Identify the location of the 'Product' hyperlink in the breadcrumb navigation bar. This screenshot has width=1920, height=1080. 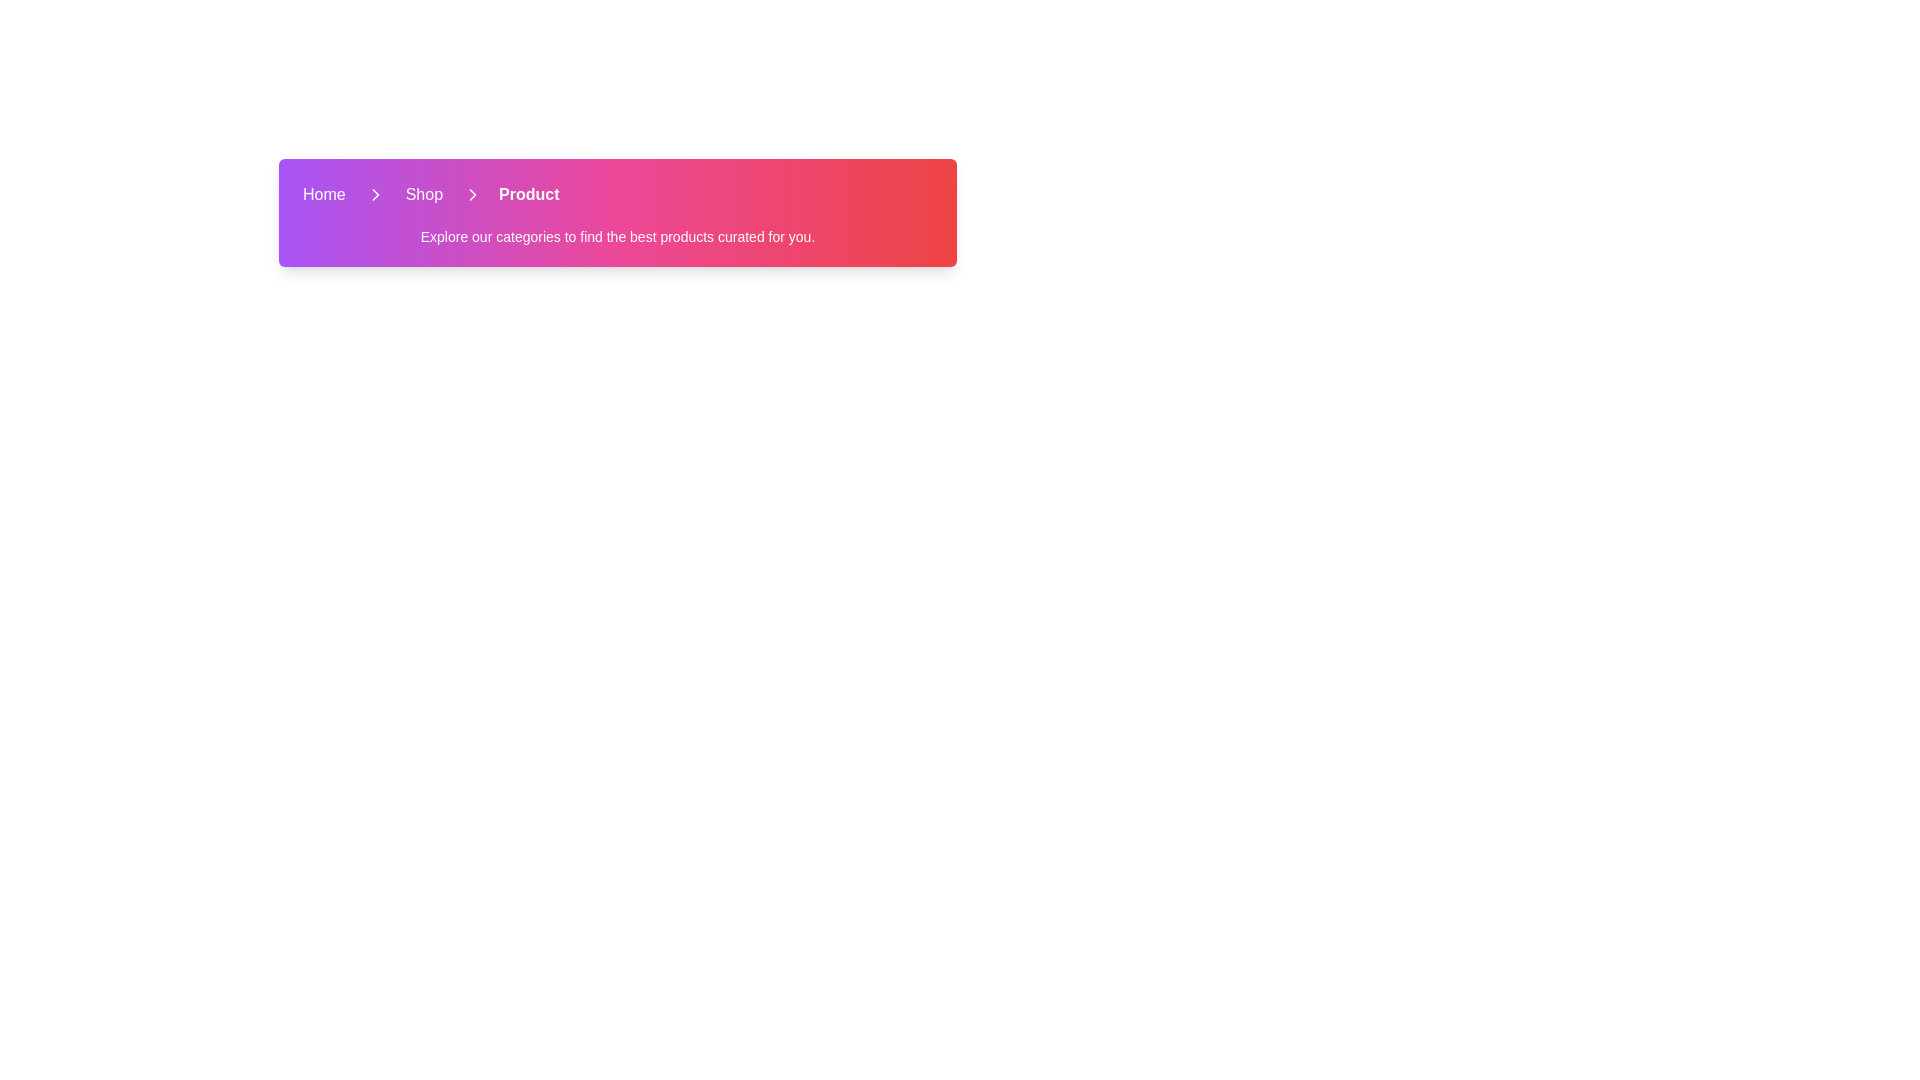
(529, 195).